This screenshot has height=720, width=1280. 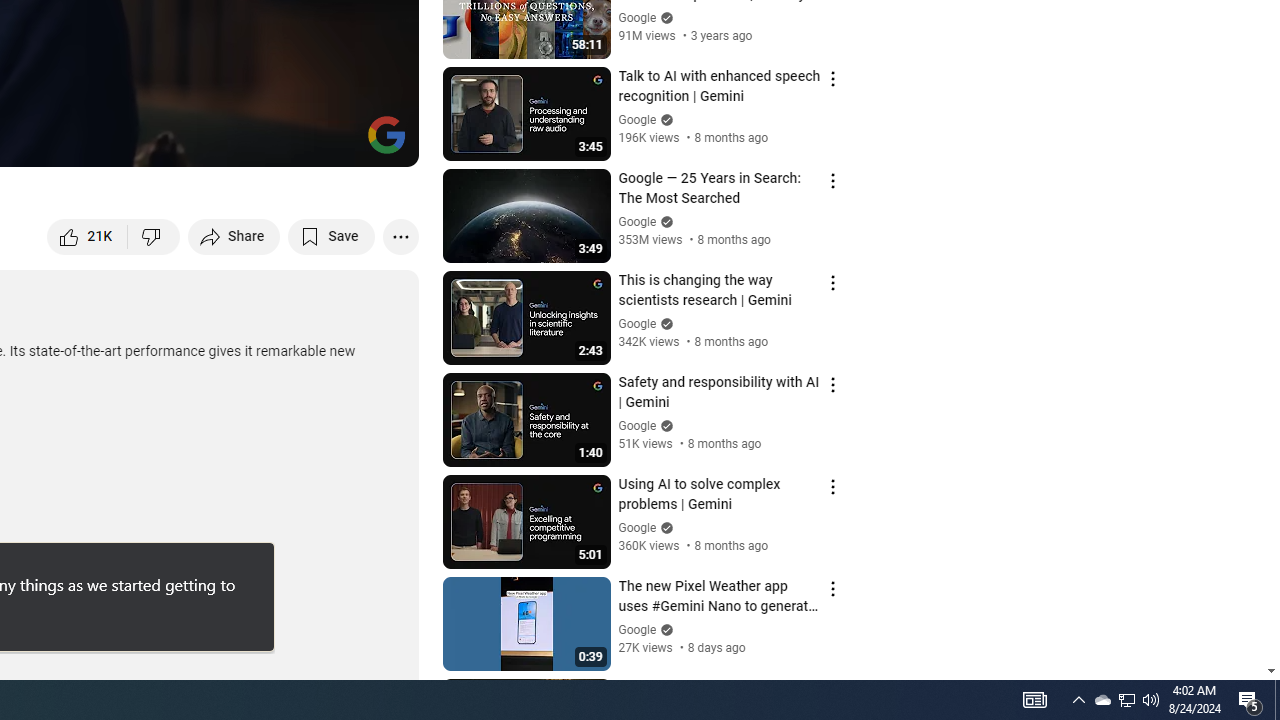 I want to click on 'Save to playlist', so click(x=331, y=235).